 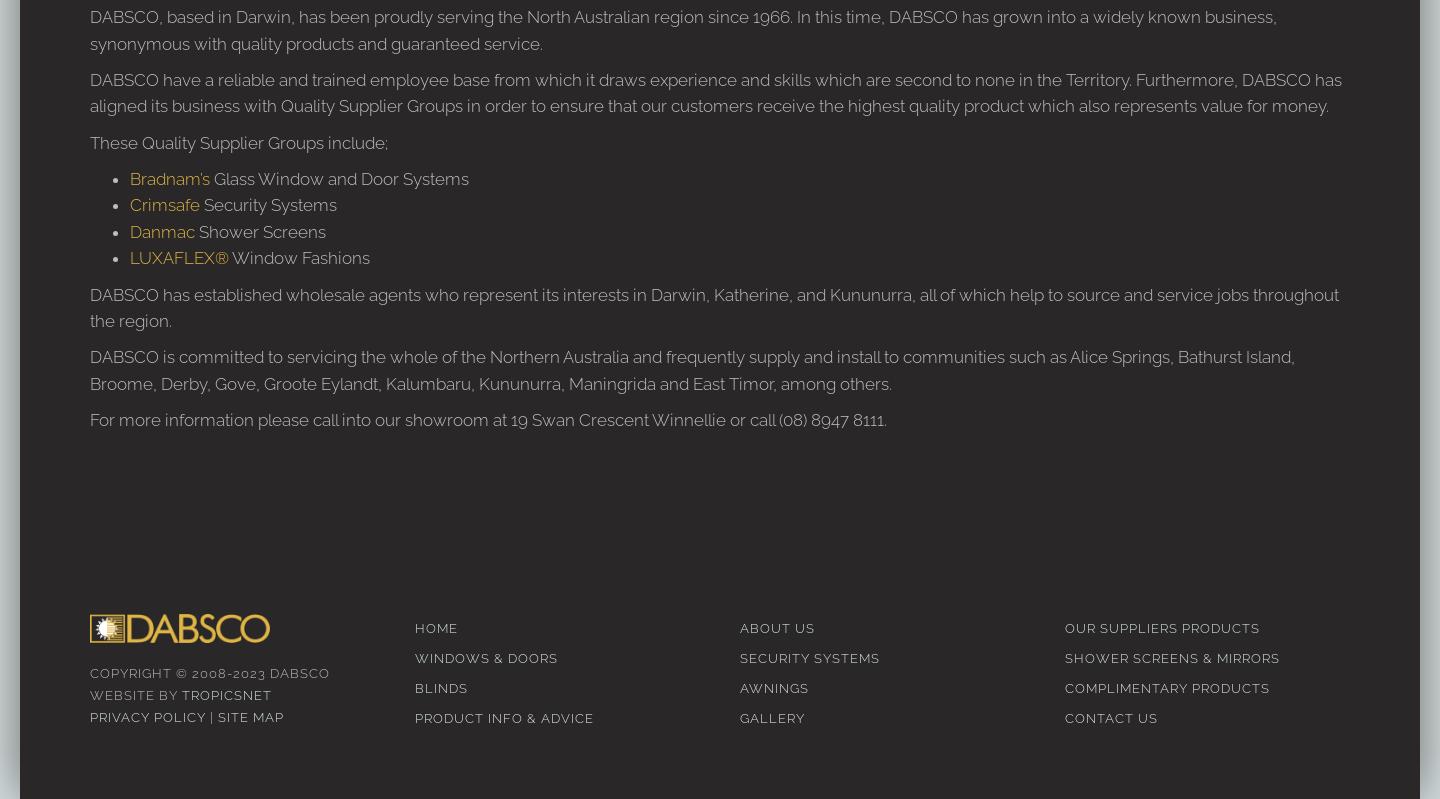 I want to click on 'DABSCO have a reliable and trained employee base from which it draws experience and skills which are second to none in the Territory. Furthermore, DABSCO has aligned its business with Quality Supplier Groups in order to ensure that our customers receive the highest quality product which also represents value for money.', so click(x=715, y=92).